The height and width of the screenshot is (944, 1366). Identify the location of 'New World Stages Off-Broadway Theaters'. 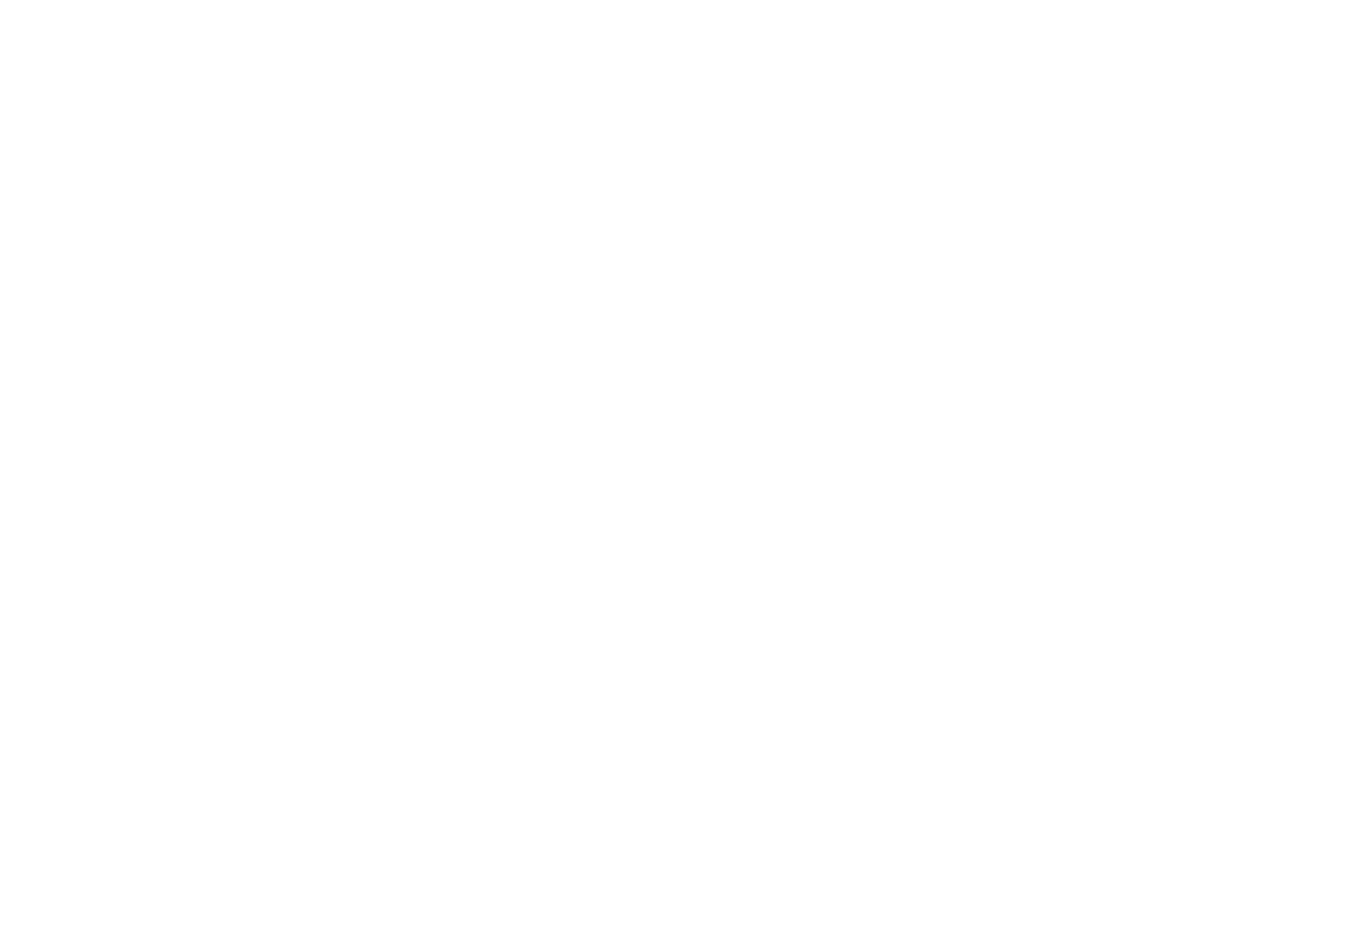
(388, 71).